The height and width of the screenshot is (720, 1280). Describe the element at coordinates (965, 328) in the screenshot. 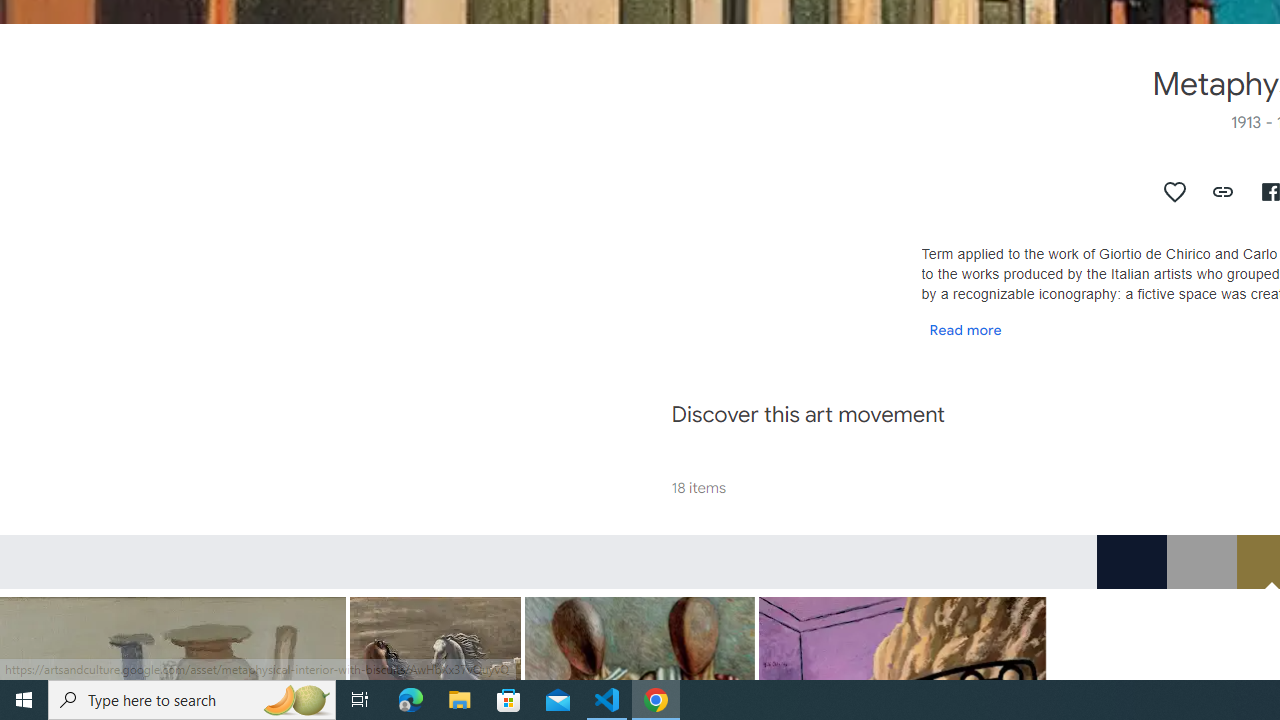

I see `'Read more'` at that location.